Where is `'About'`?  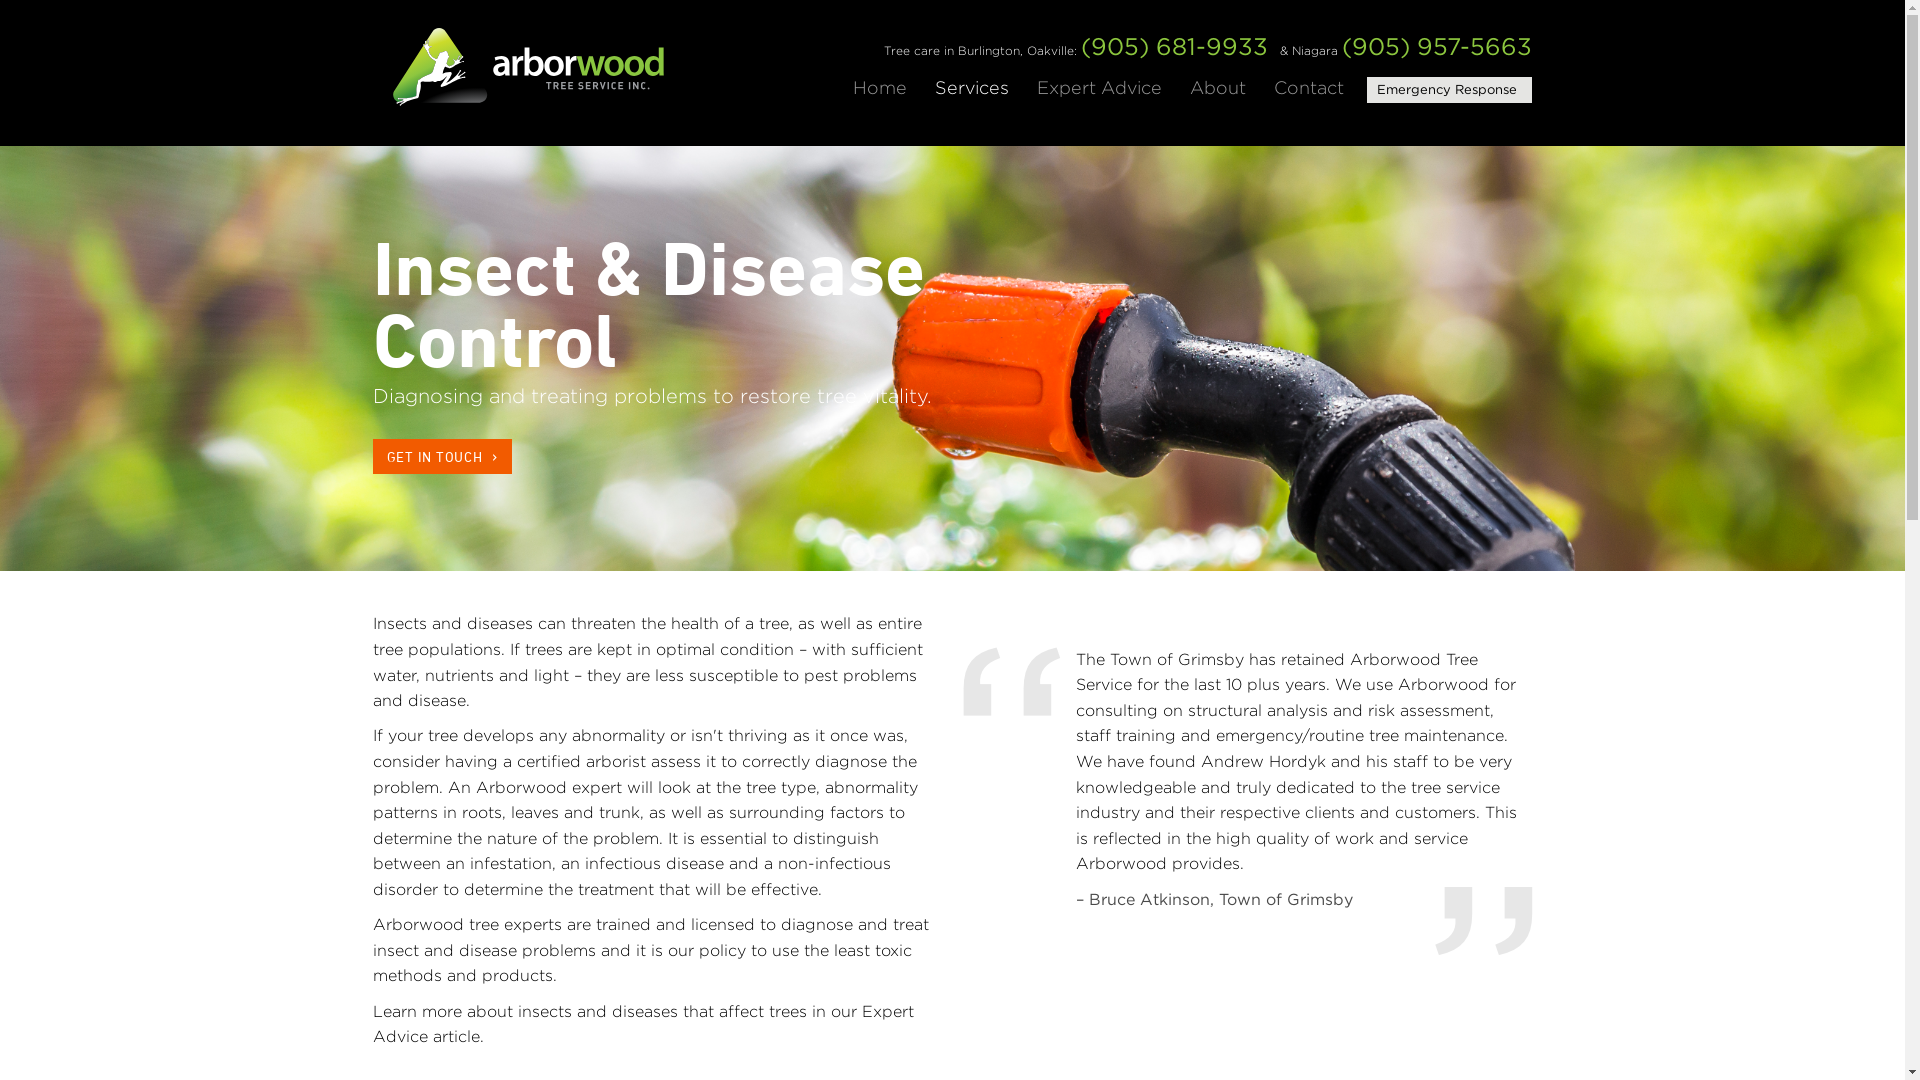
'About' is located at coordinates (1217, 86).